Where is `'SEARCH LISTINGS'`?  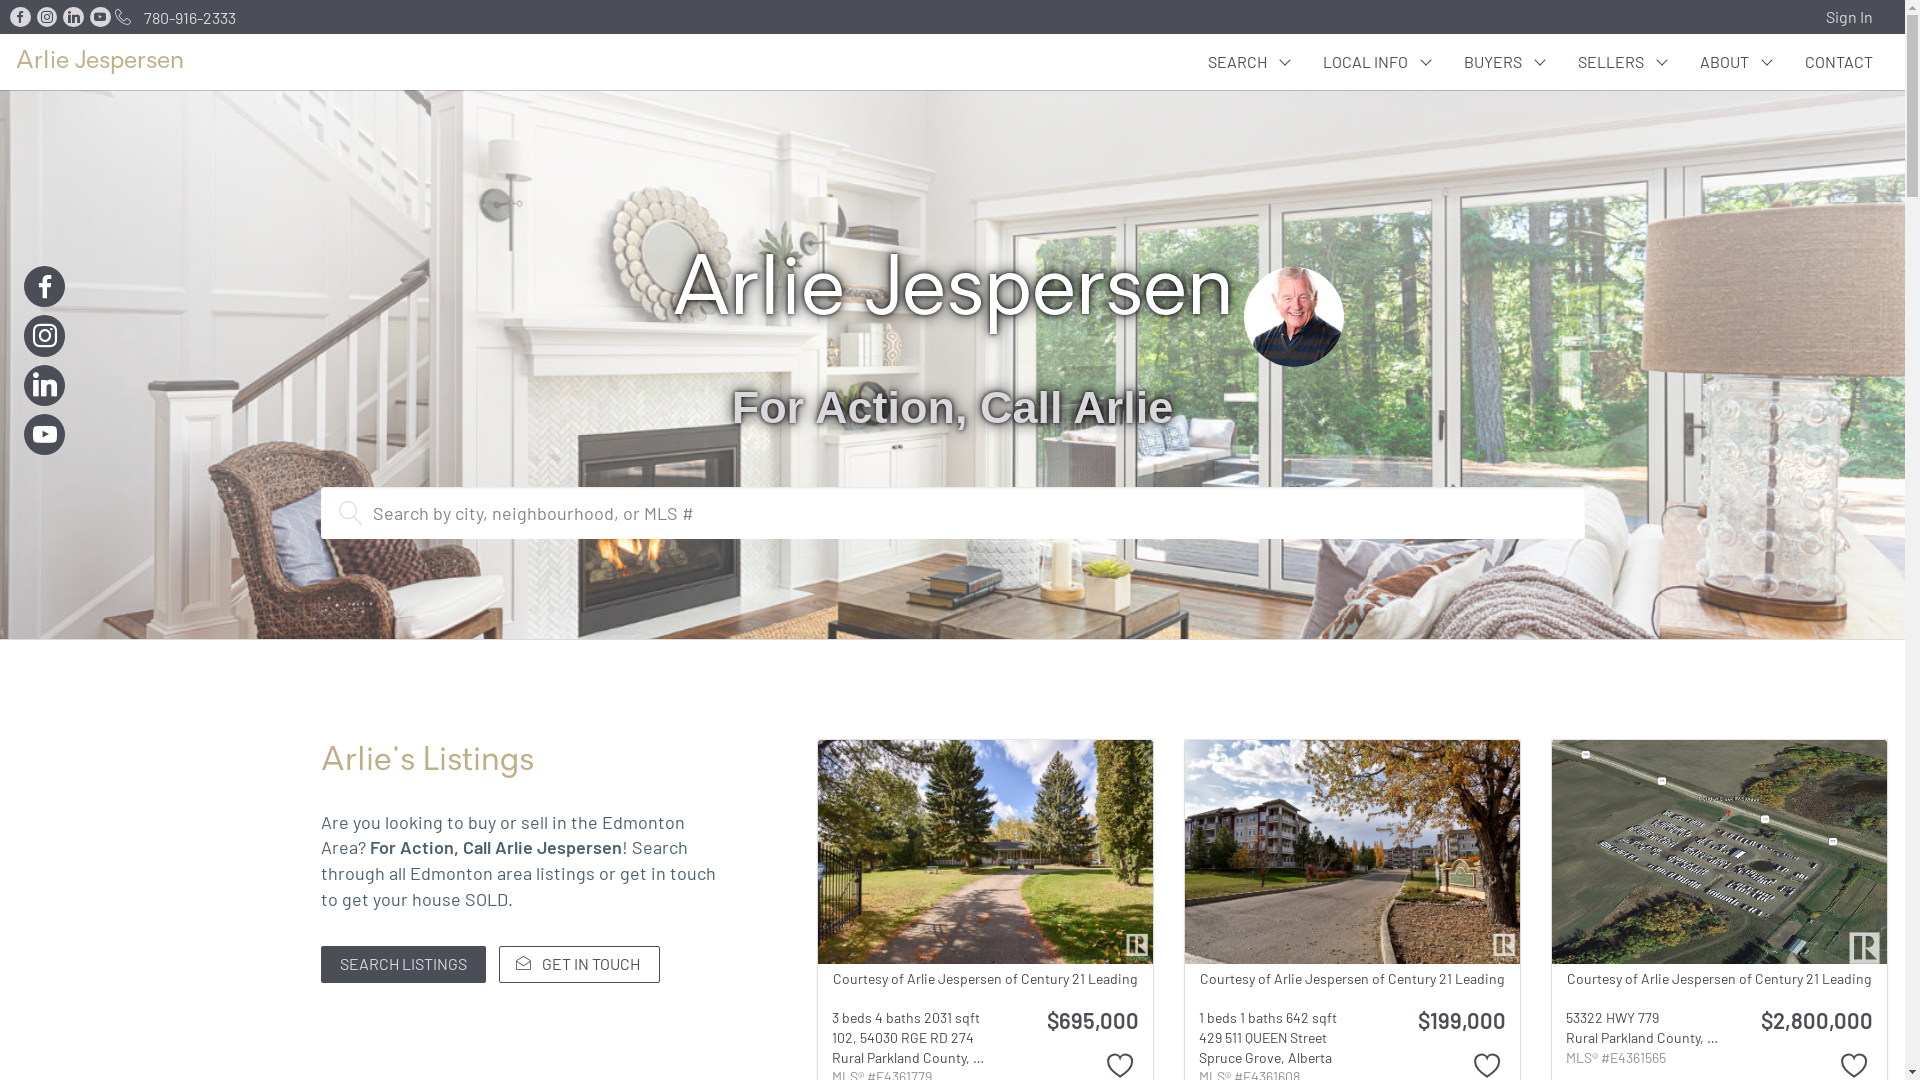
'SEARCH LISTINGS' is located at coordinates (401, 963).